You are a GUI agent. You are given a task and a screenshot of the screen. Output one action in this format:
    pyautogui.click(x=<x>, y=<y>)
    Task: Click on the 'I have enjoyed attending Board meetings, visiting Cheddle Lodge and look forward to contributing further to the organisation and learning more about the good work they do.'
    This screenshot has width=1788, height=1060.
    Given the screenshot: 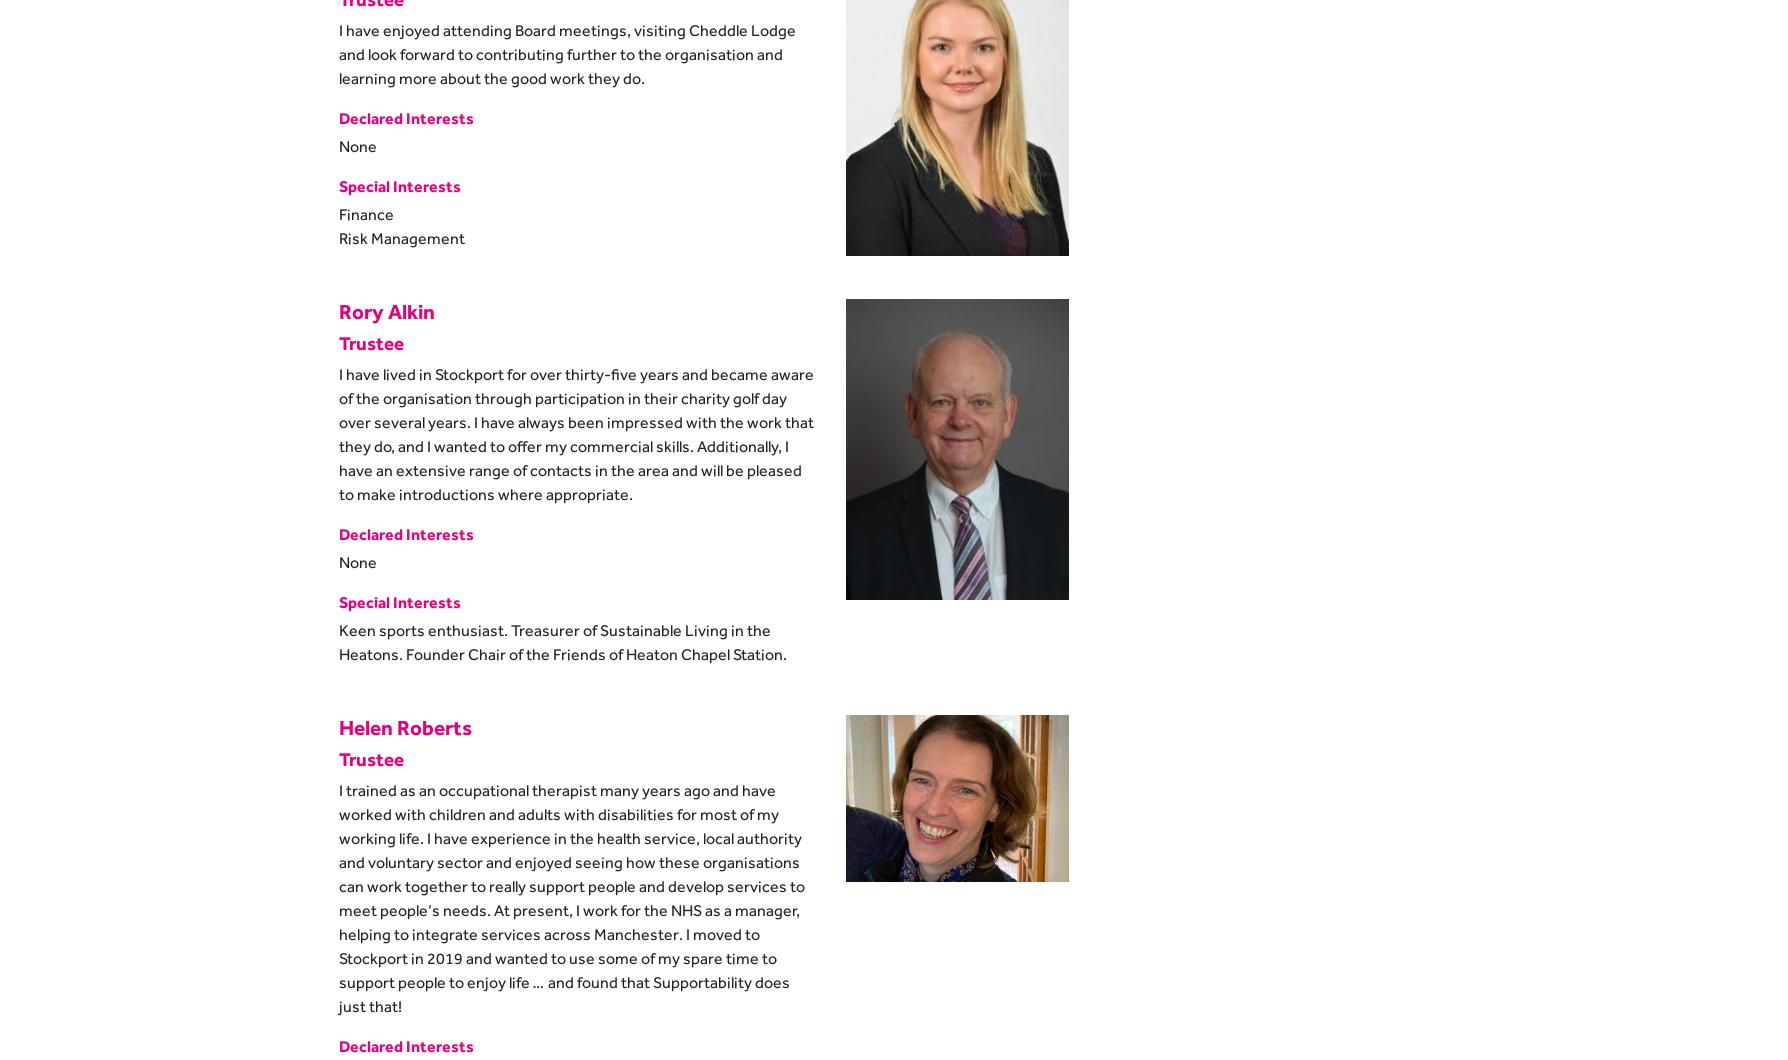 What is the action you would take?
    pyautogui.click(x=567, y=53)
    